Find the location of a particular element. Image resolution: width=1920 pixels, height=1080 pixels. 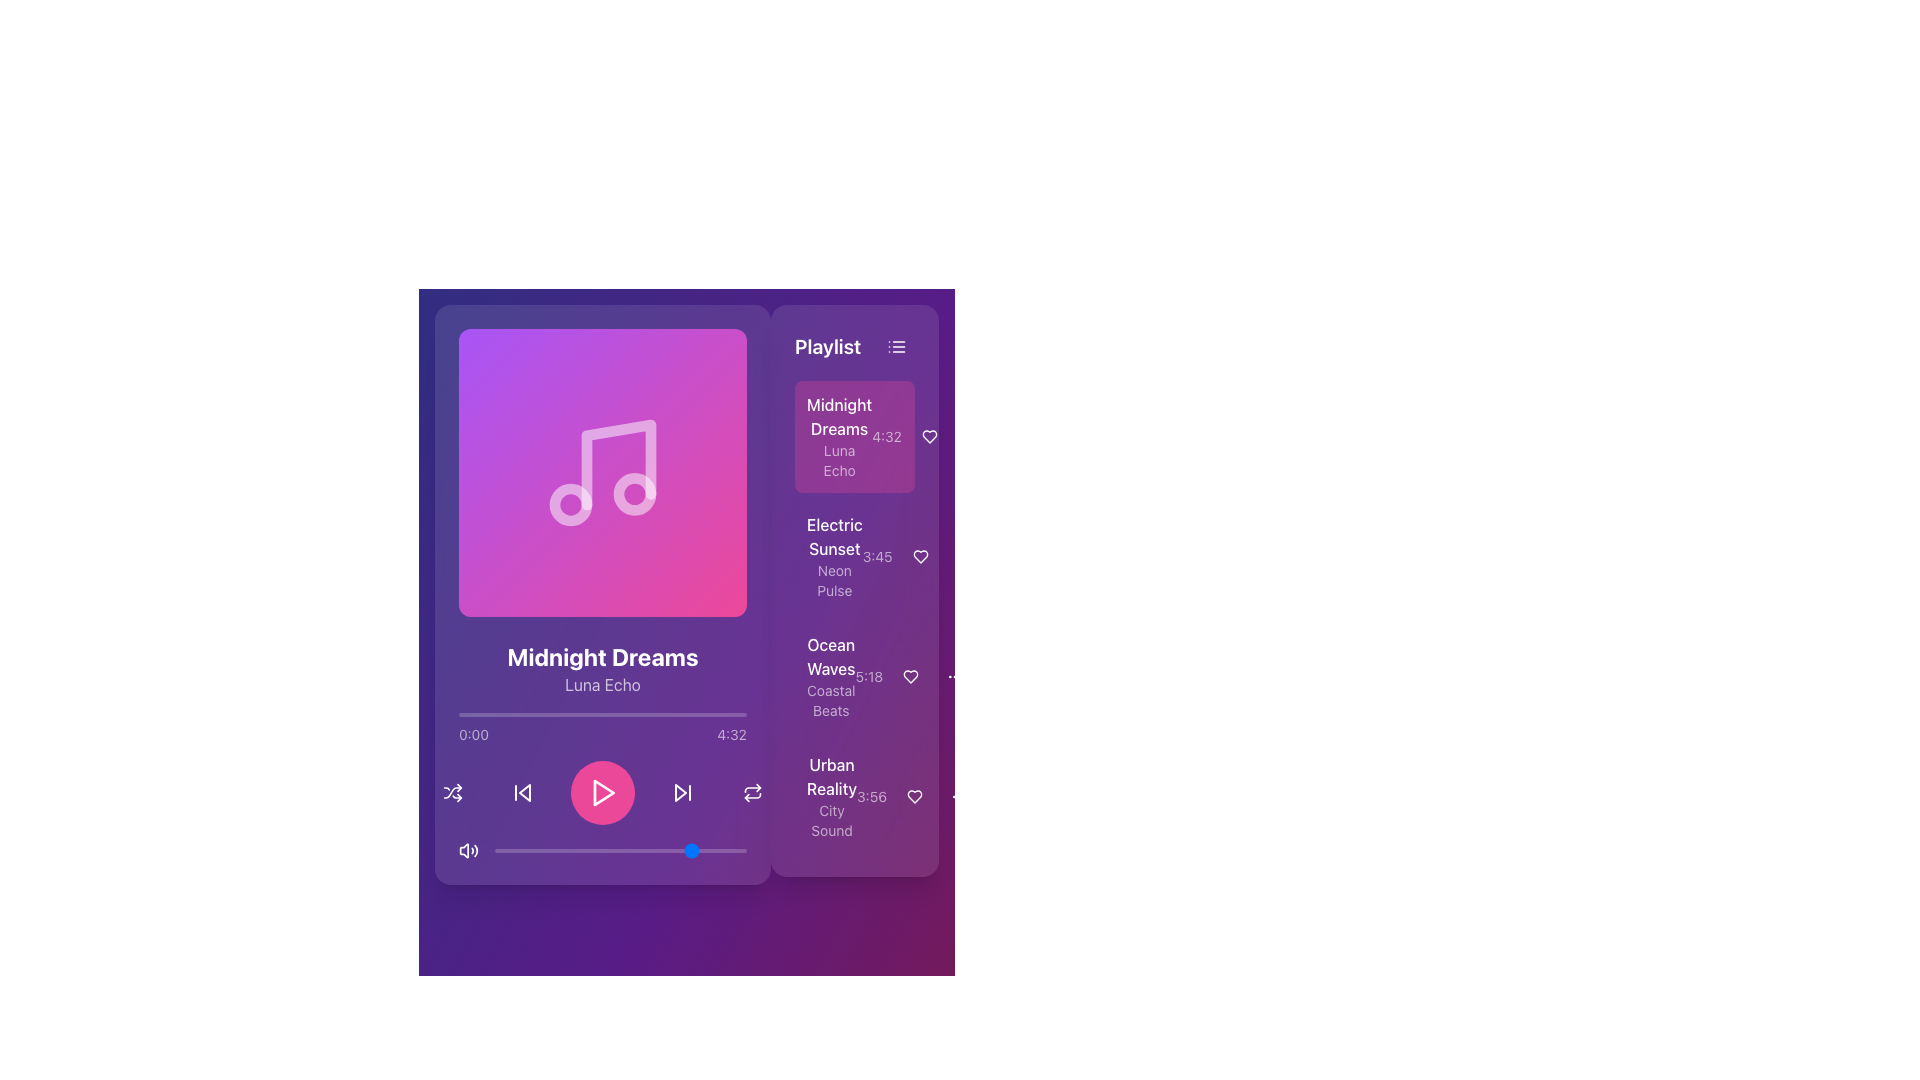

the second item in the playlist section, which represents a song or album entry is located at coordinates (834, 556).